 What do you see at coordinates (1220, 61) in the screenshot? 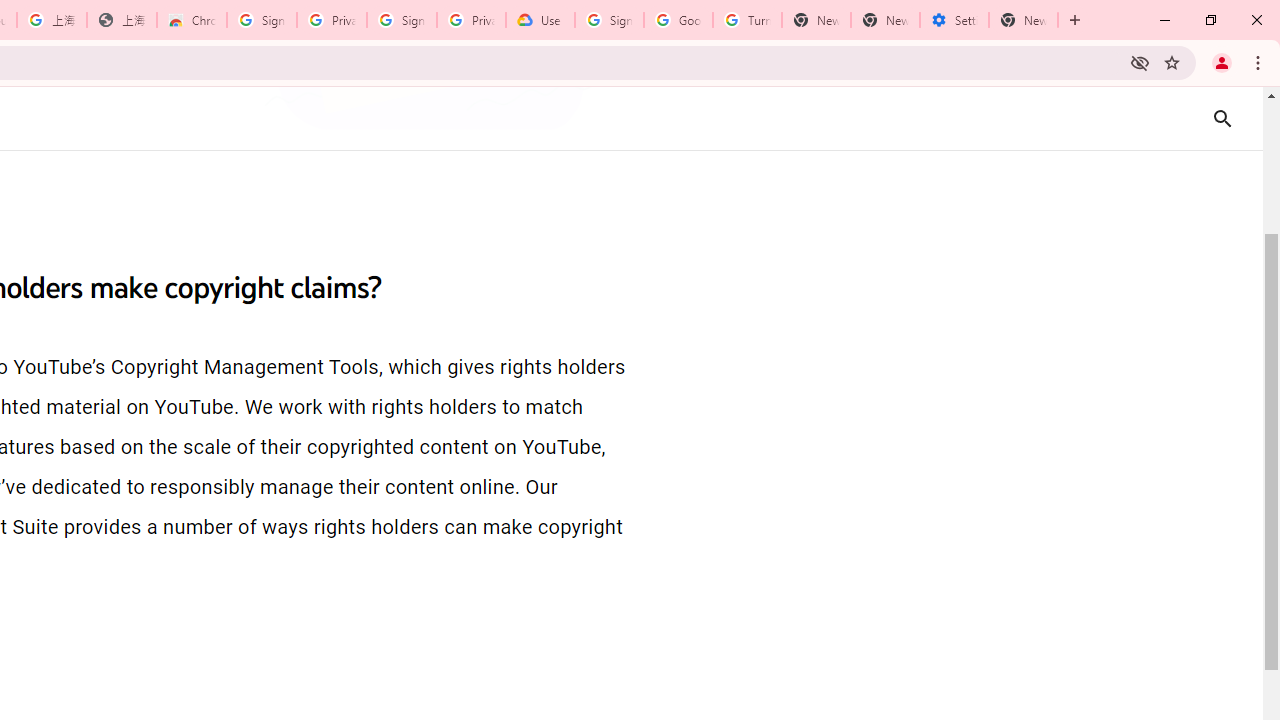
I see `'You'` at bounding box center [1220, 61].